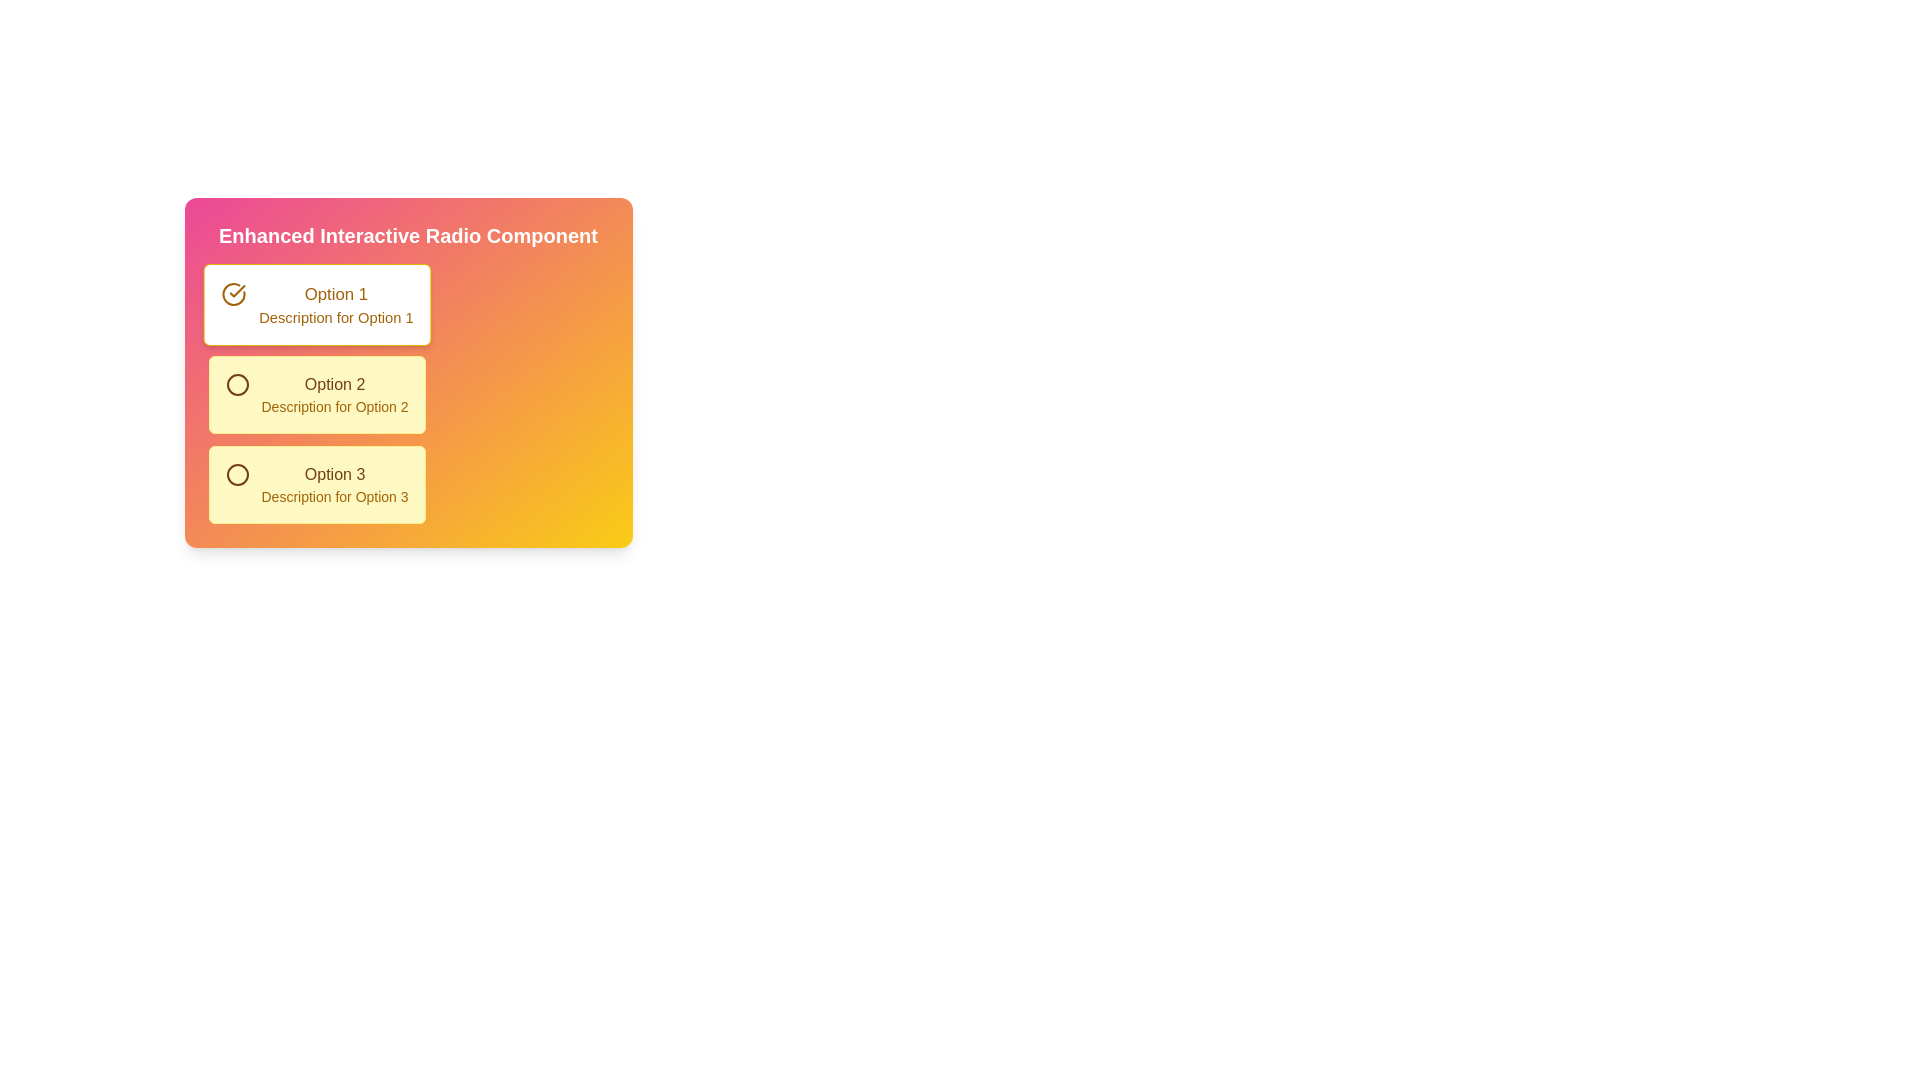  What do you see at coordinates (237, 474) in the screenshot?
I see `the state of the circular icon indicating the selection status of 'Option 3' in the radio button group` at bounding box center [237, 474].